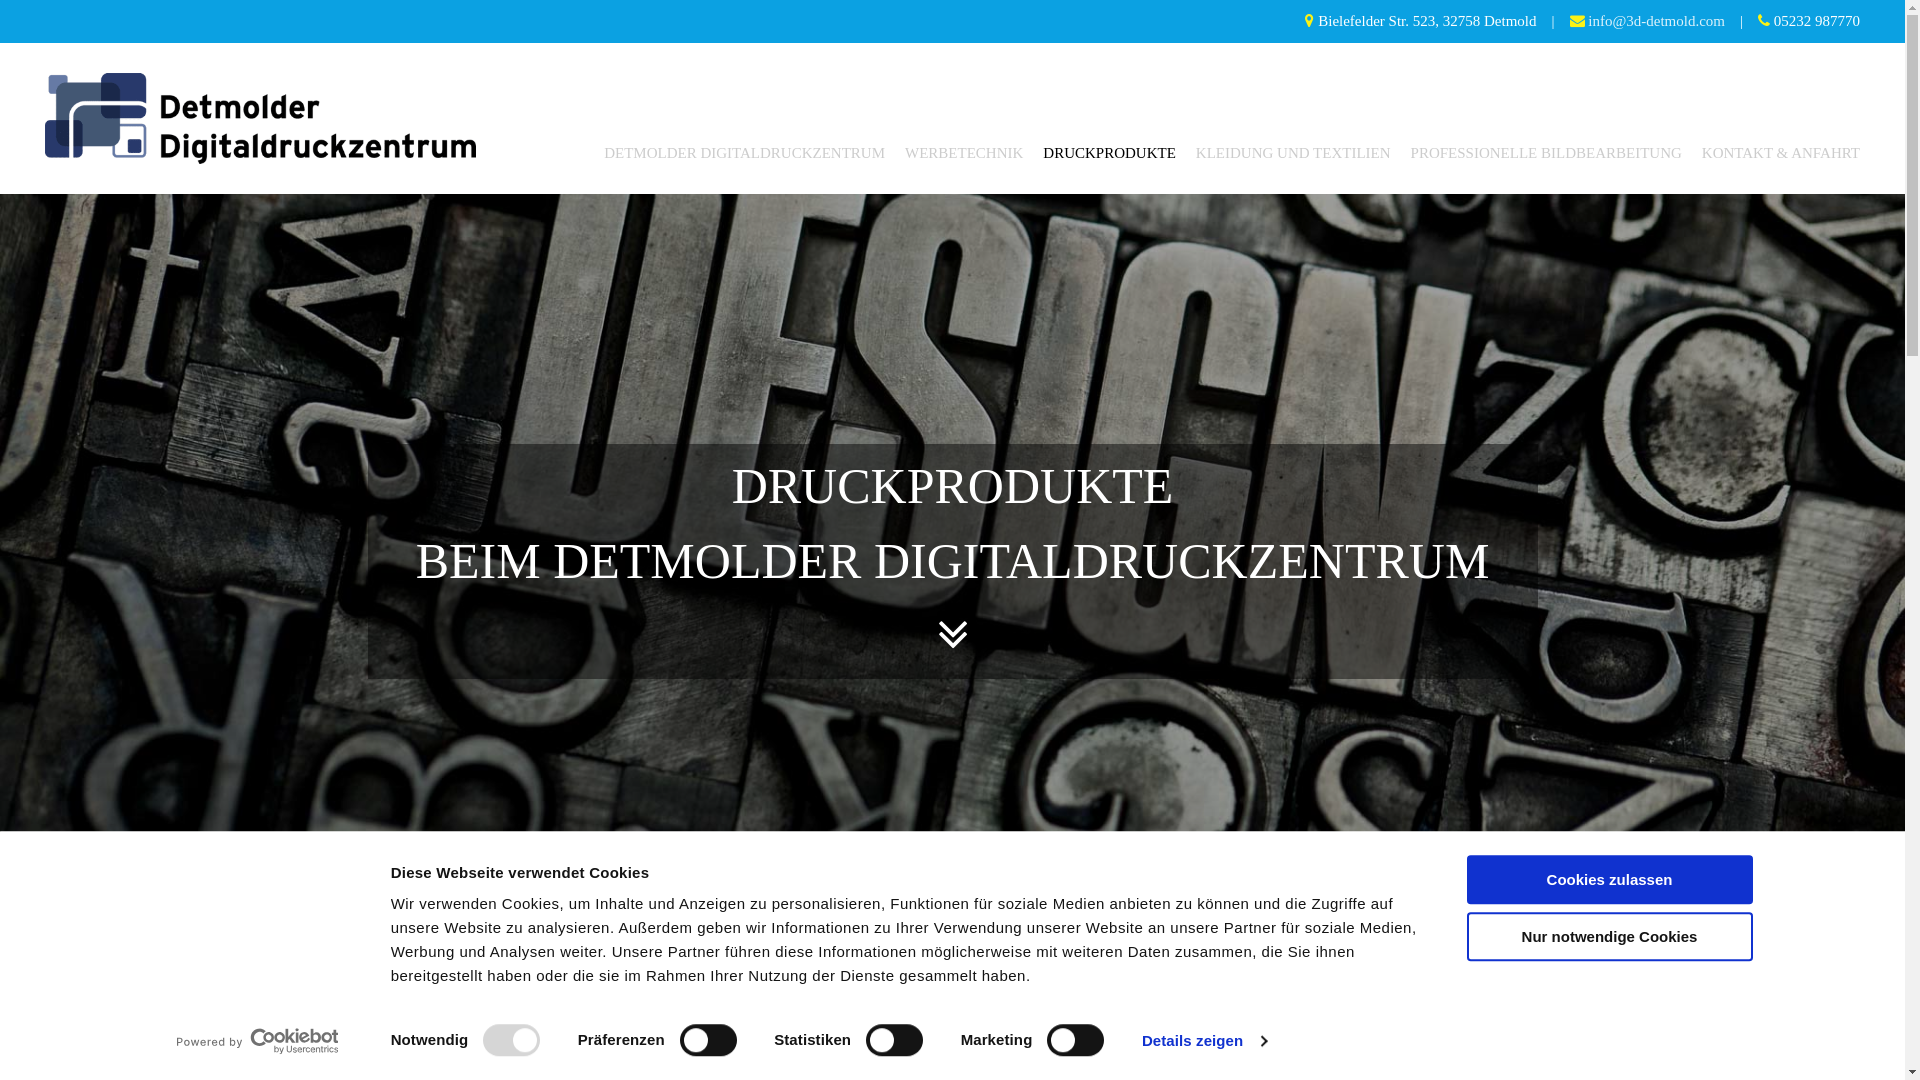  What do you see at coordinates (1283, 153) in the screenshot?
I see `'KLEIDUNG UND TEXTILIEN'` at bounding box center [1283, 153].